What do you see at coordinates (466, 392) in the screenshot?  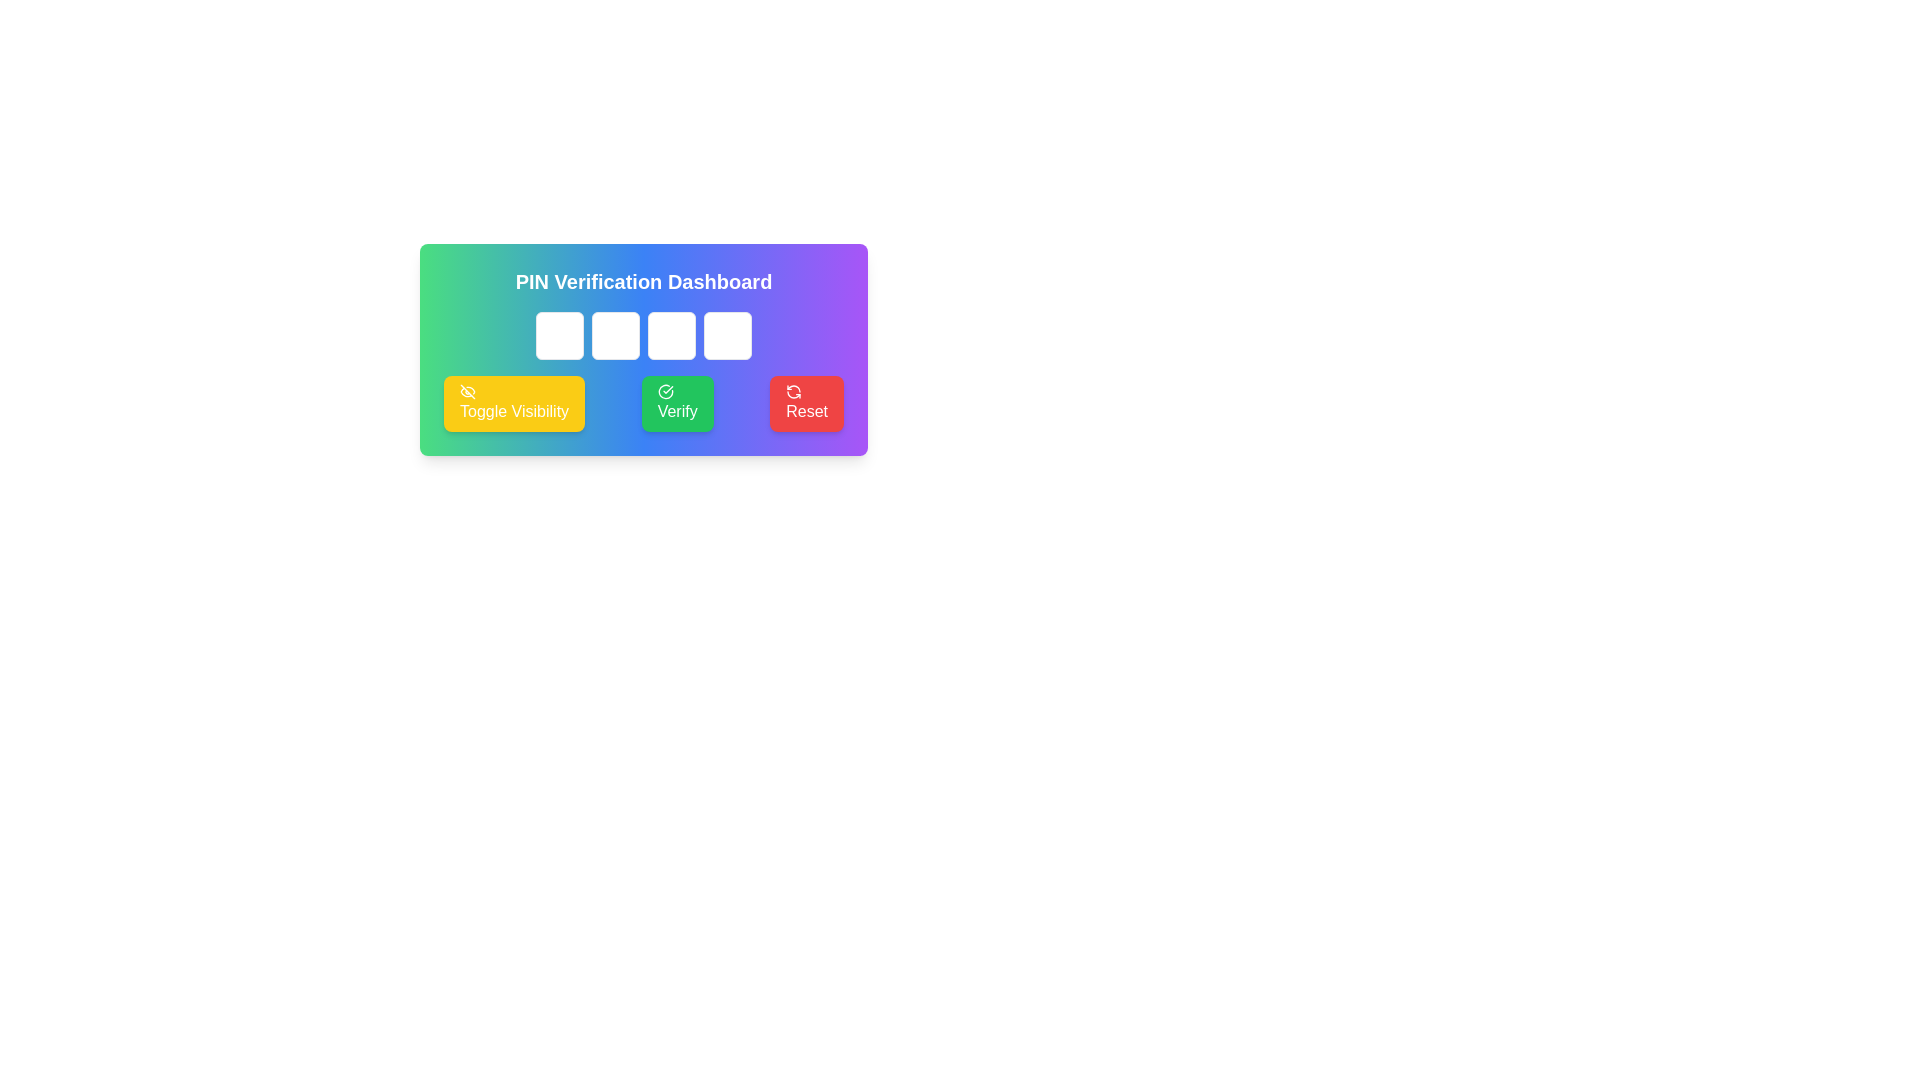 I see `the visibility toggle icon, which resembles an eye with a cross-line, located within a yellow rectangular button labeled 'Toggle Visibility' beneath the PIN input fields` at bounding box center [466, 392].